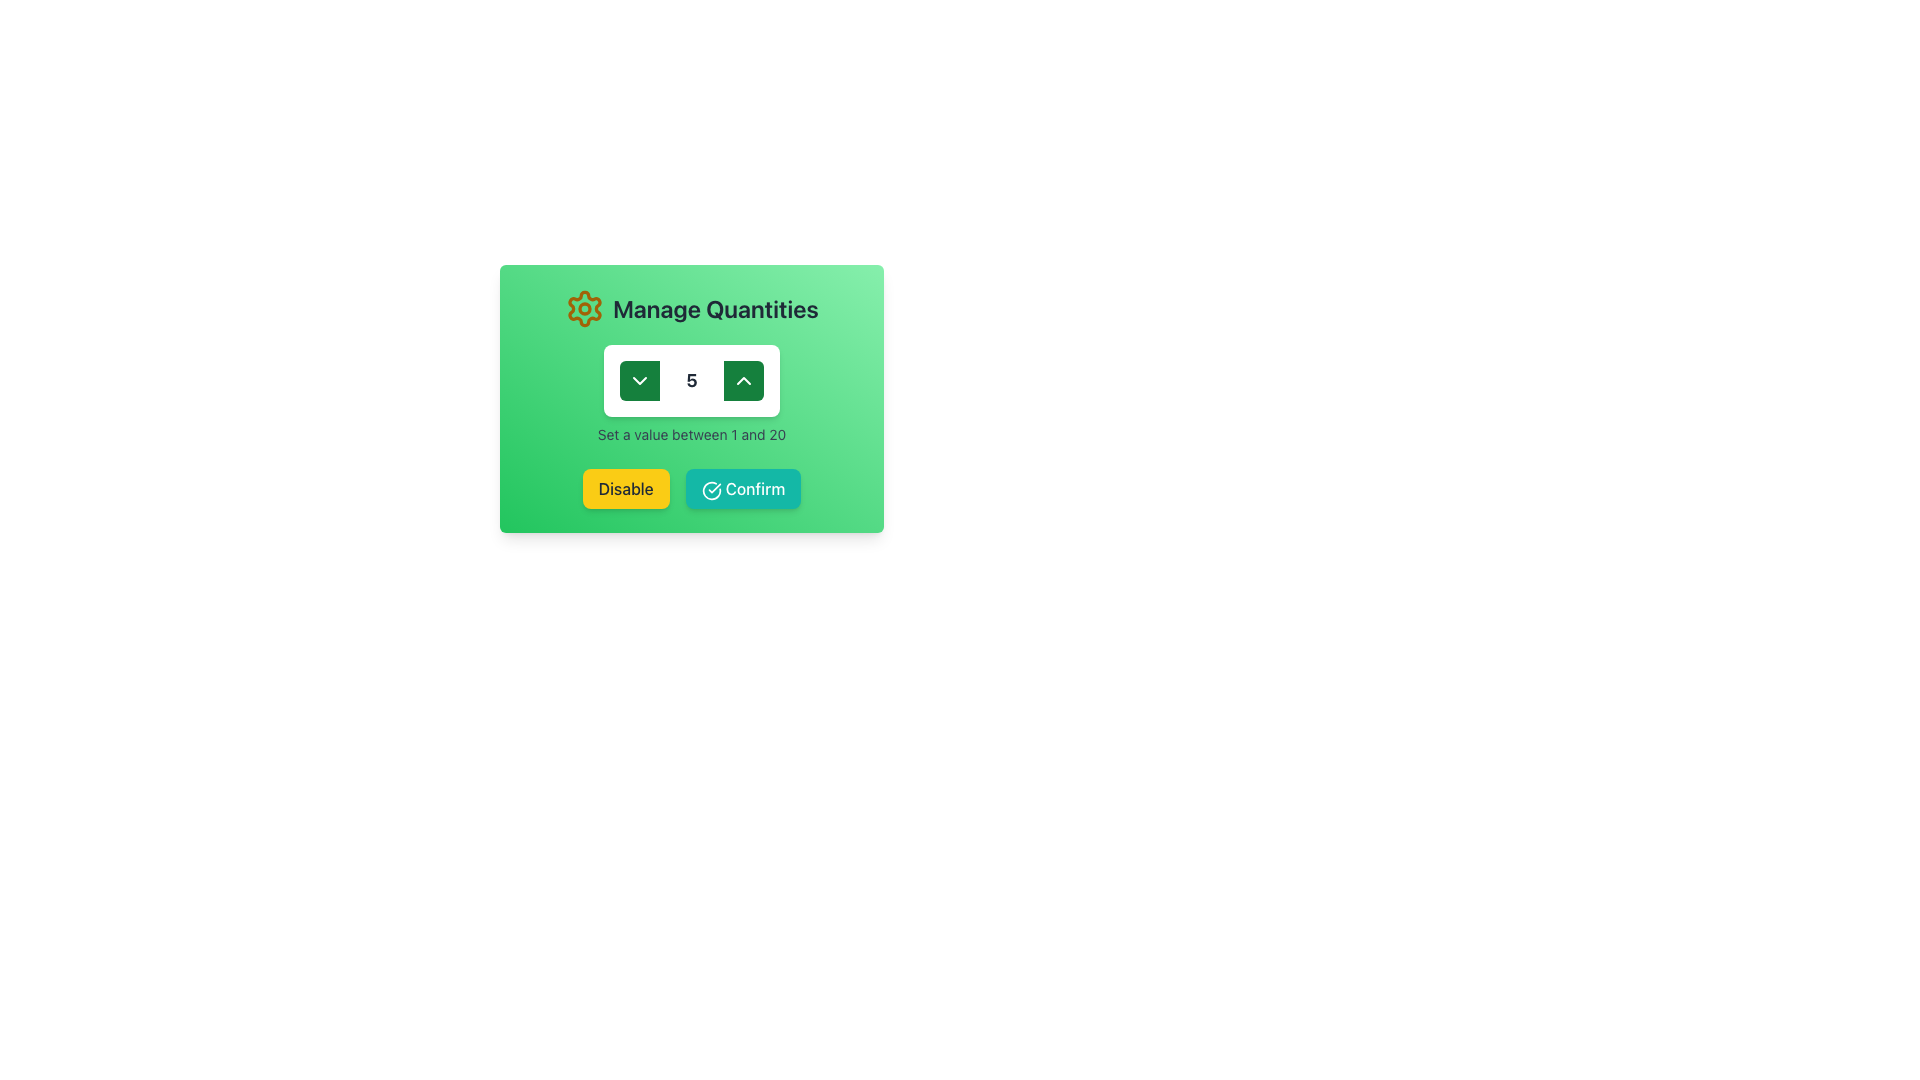  What do you see at coordinates (691, 308) in the screenshot?
I see `the label with an icon that titles the quantity management section, located at the top-center of the green card layout` at bounding box center [691, 308].